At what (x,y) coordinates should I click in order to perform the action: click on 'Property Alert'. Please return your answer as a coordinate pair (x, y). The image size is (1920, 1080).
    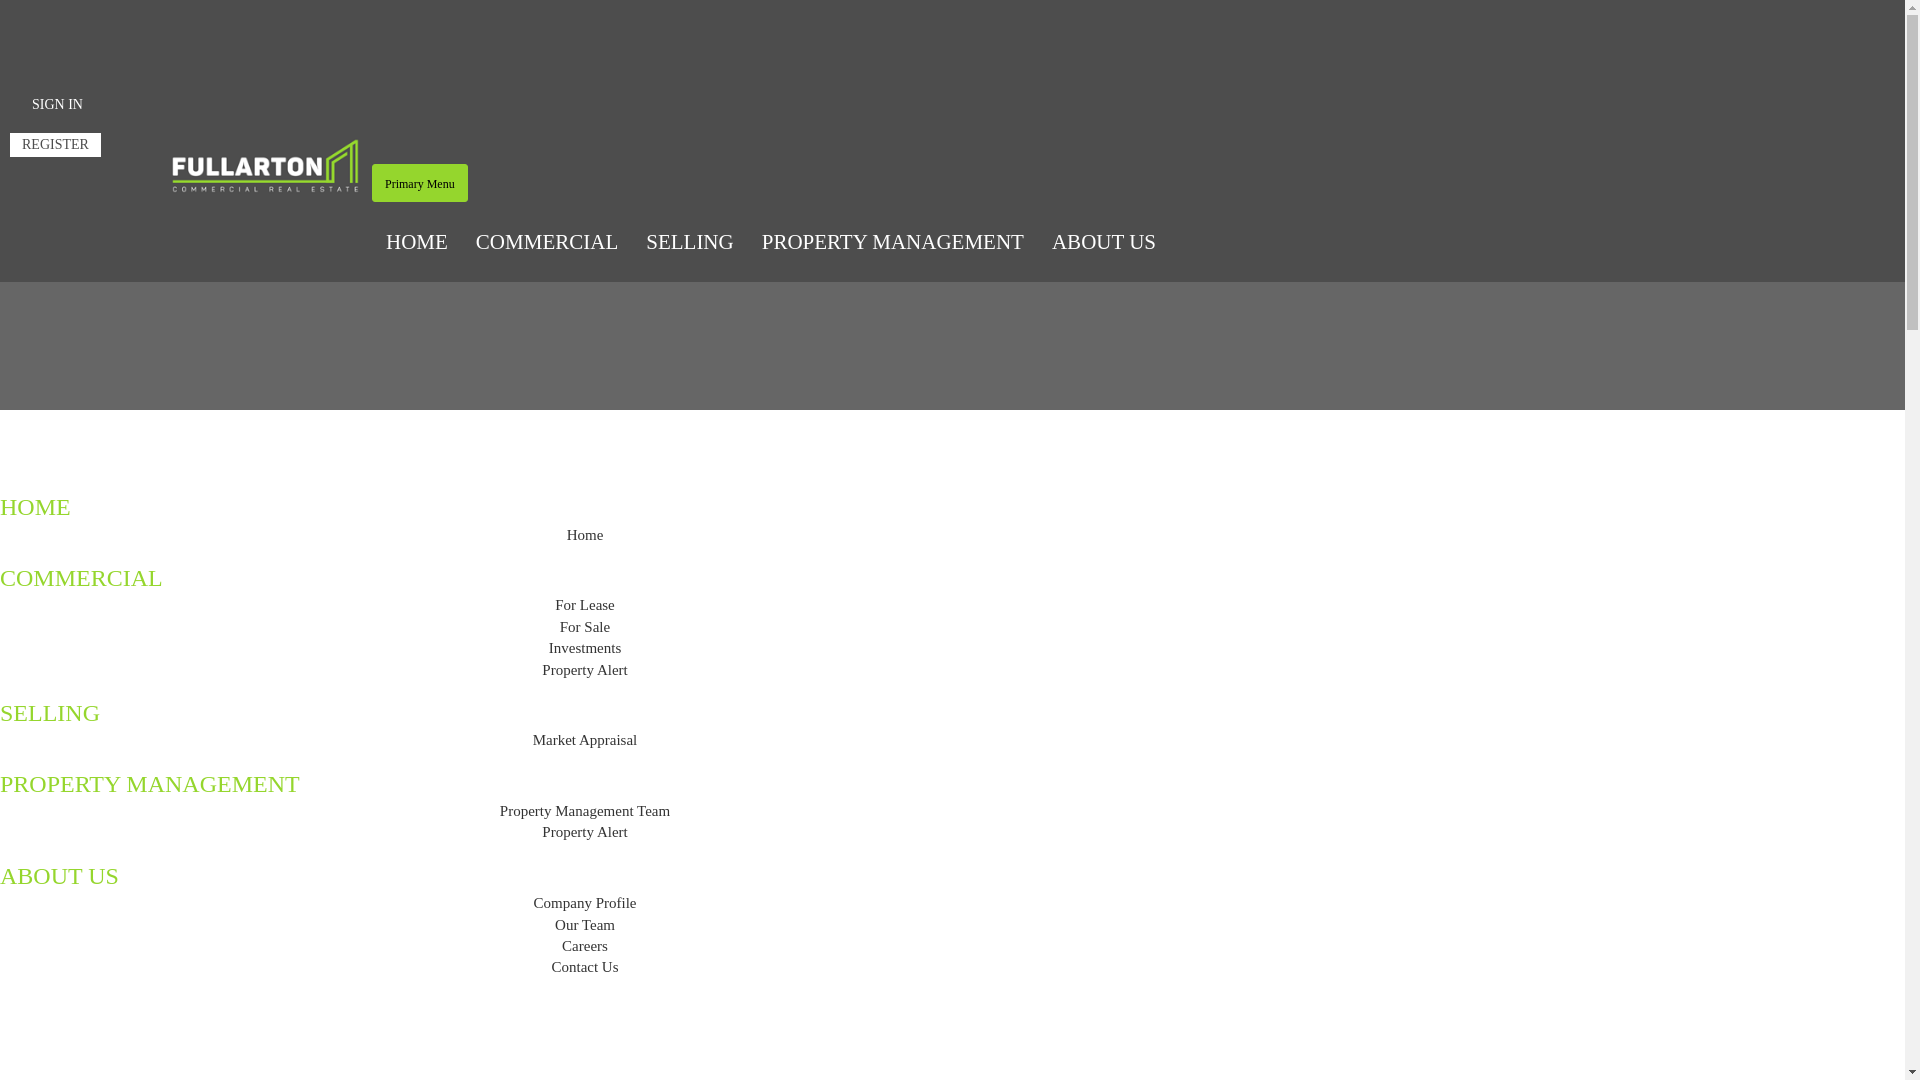
    Looking at the image, I should click on (542, 832).